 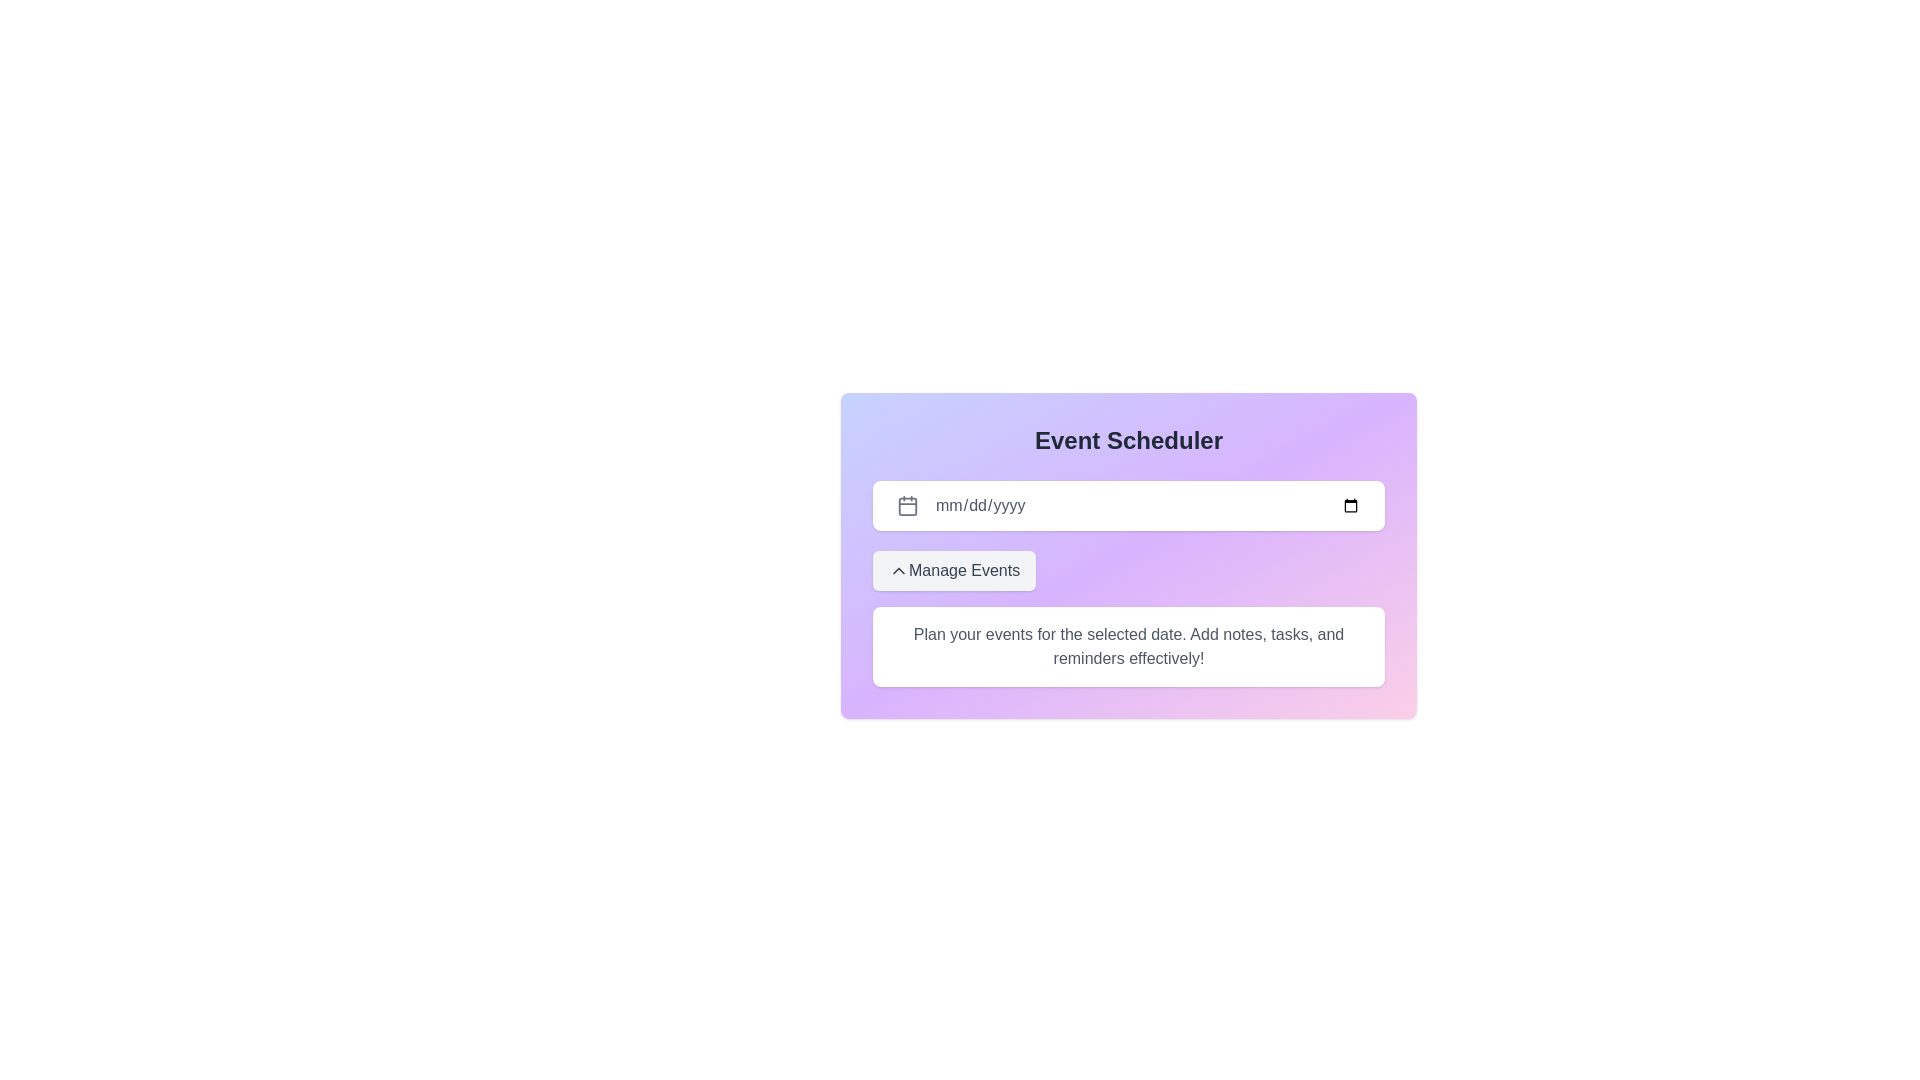 I want to click on the informational text box that provides guidance about planning events, located below the 'Manage Events' button, so click(x=1128, y=647).